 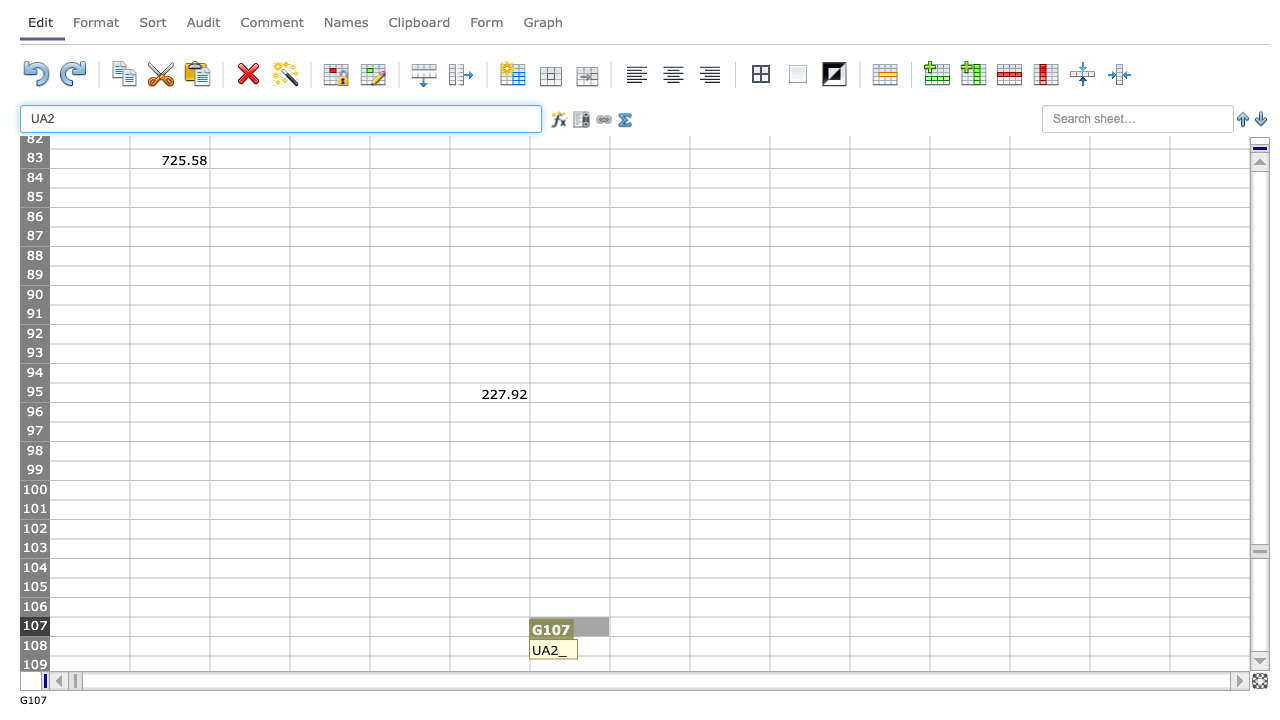 What do you see at coordinates (690, 655) in the screenshot?
I see `fill handle of H108` at bounding box center [690, 655].